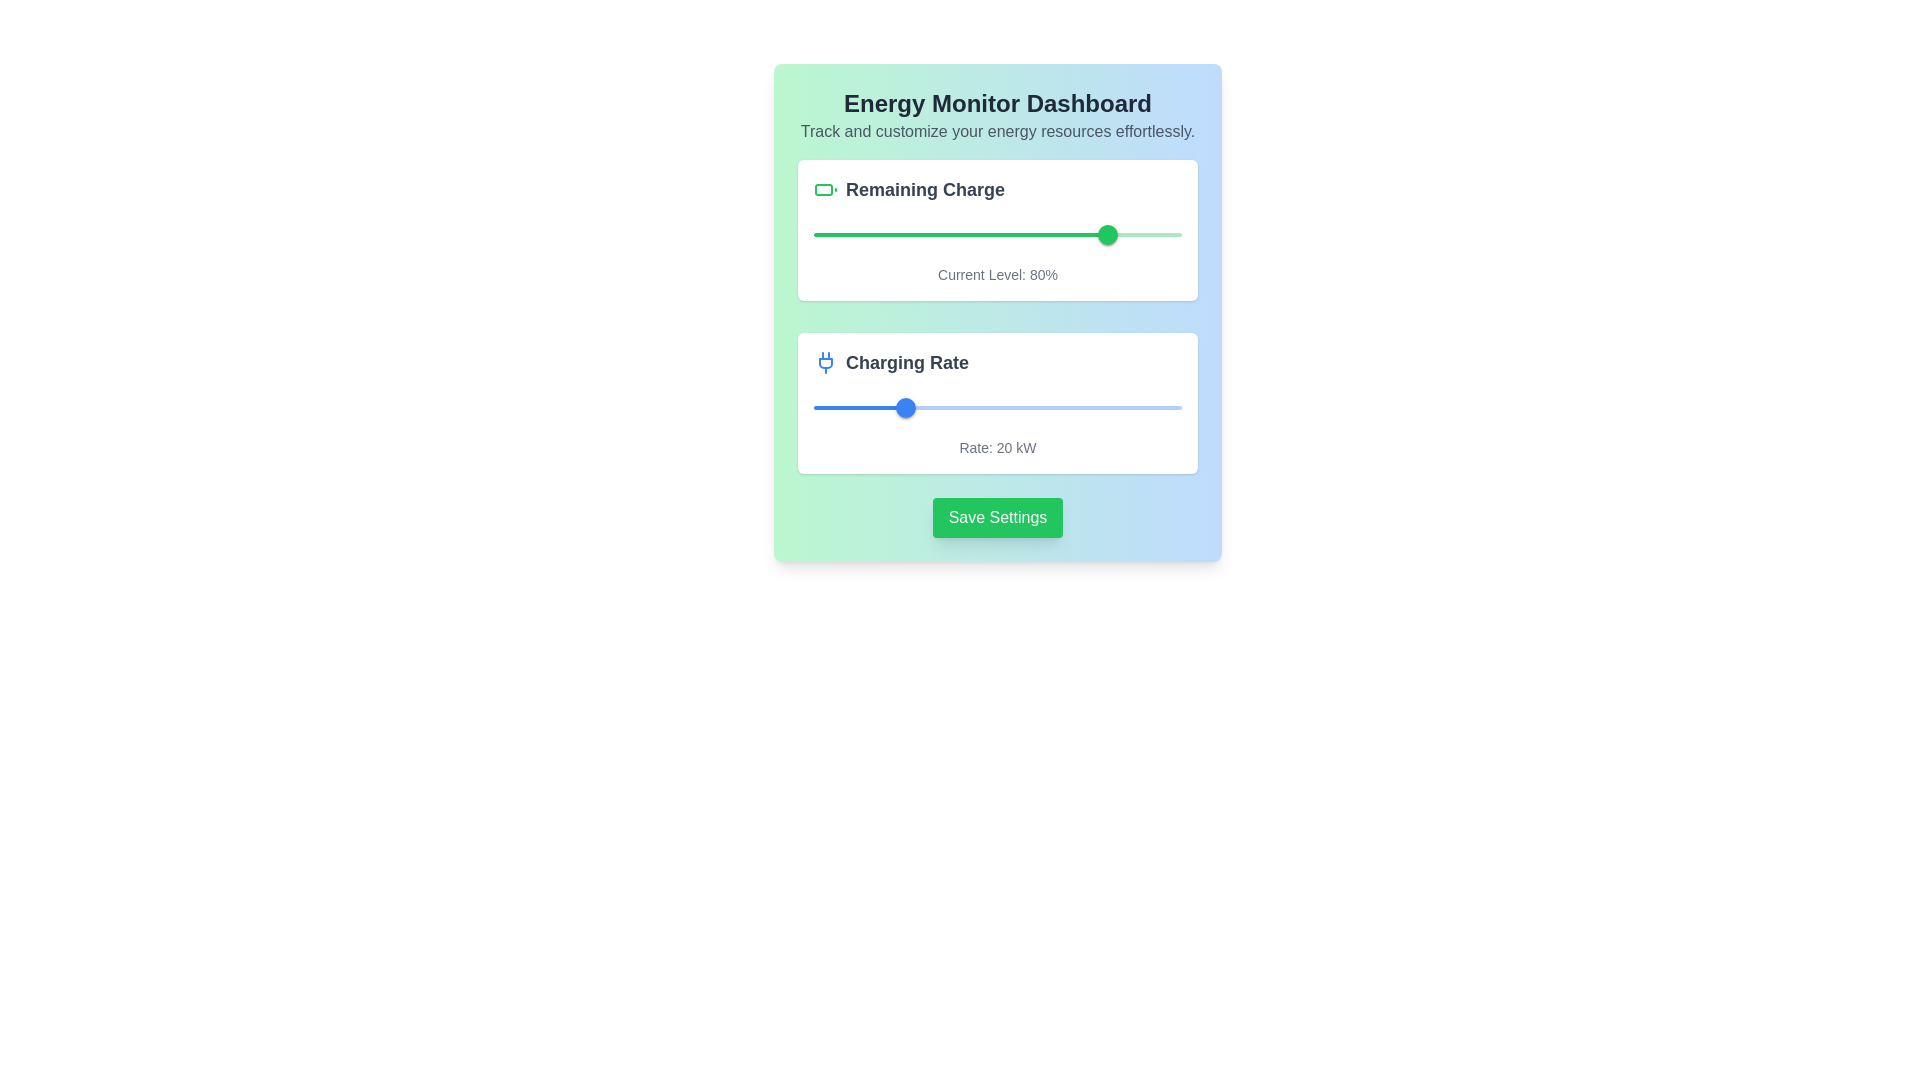  What do you see at coordinates (998, 131) in the screenshot?
I see `the text description element located immediately below the title 'Energy Monitor Dashboard' in the dashboard panel` at bounding box center [998, 131].